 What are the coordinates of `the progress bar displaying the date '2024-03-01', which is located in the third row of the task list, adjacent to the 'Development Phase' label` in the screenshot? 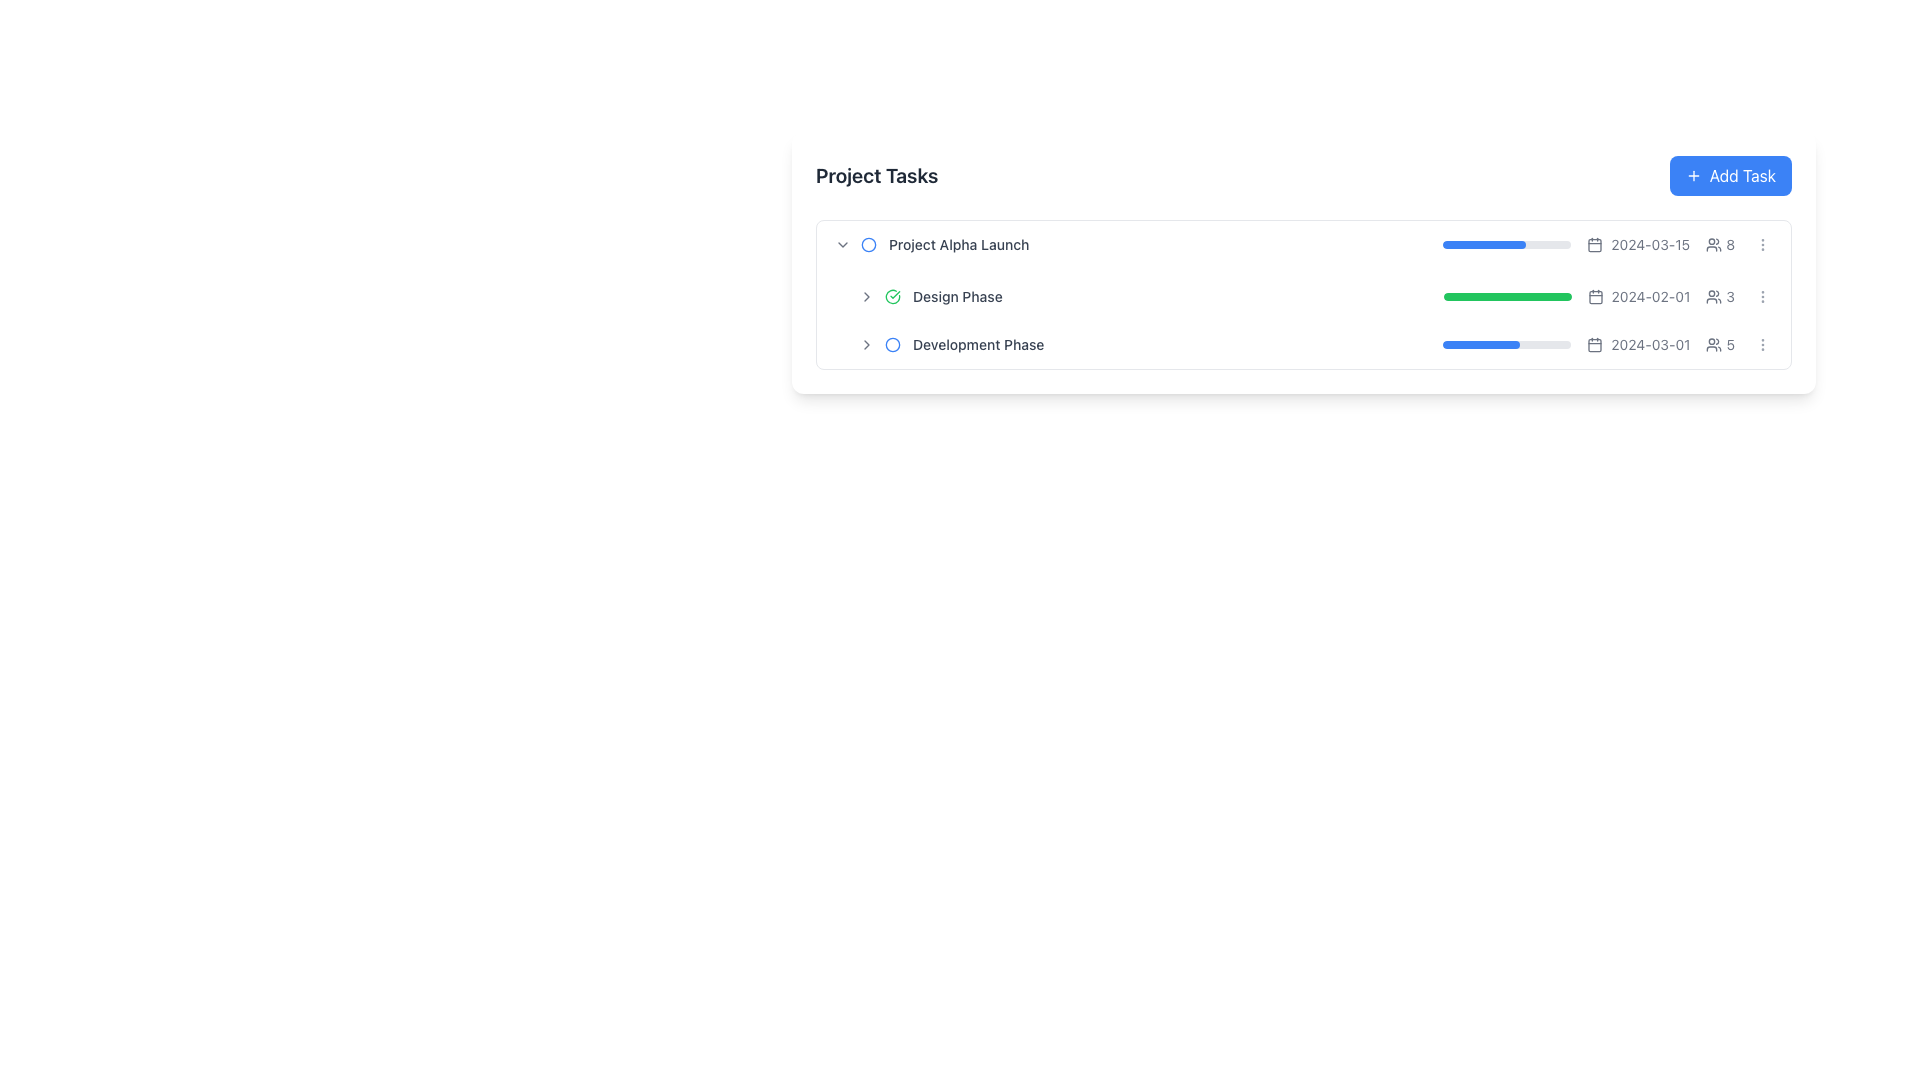 It's located at (1609, 343).